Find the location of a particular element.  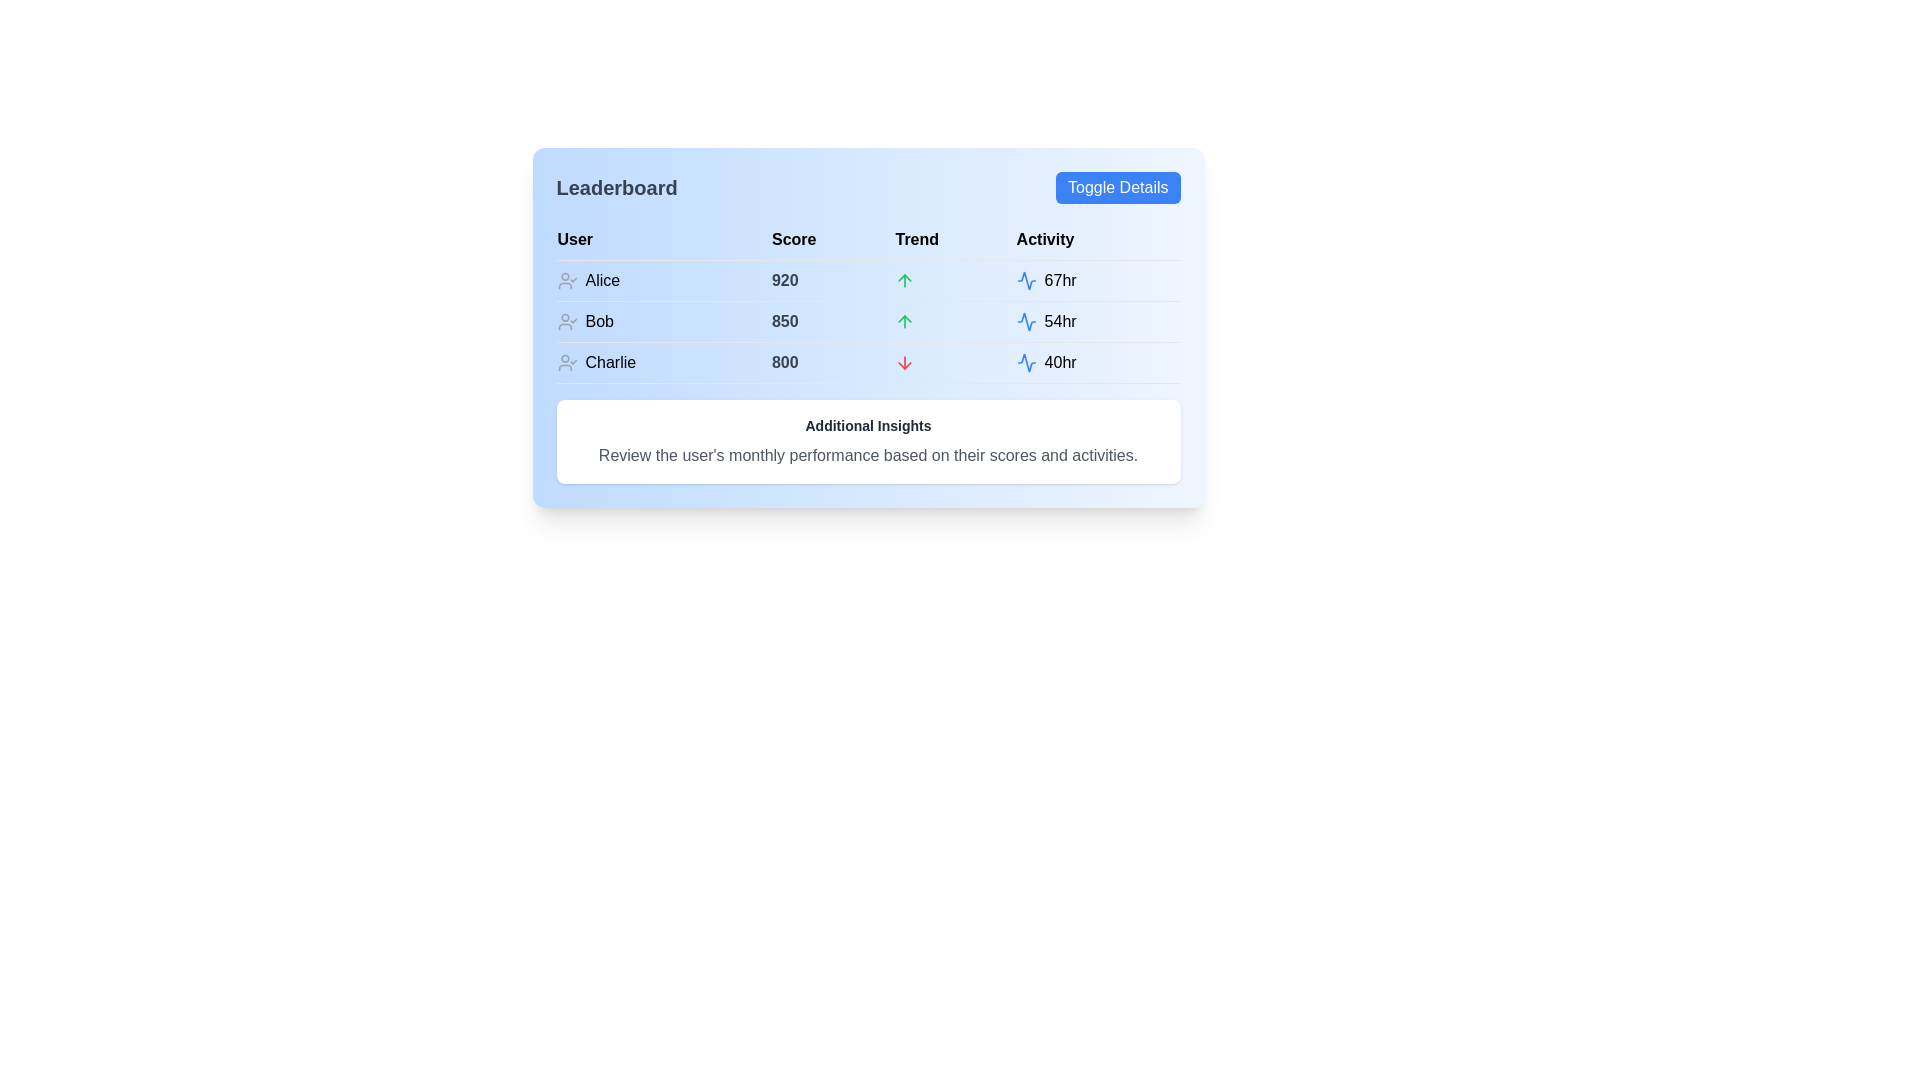

the 'Leaderboard' text label element, which is styled with bold, extra-large gray font on a light blue background, located at the top-left corner of the UI section is located at coordinates (616, 188).